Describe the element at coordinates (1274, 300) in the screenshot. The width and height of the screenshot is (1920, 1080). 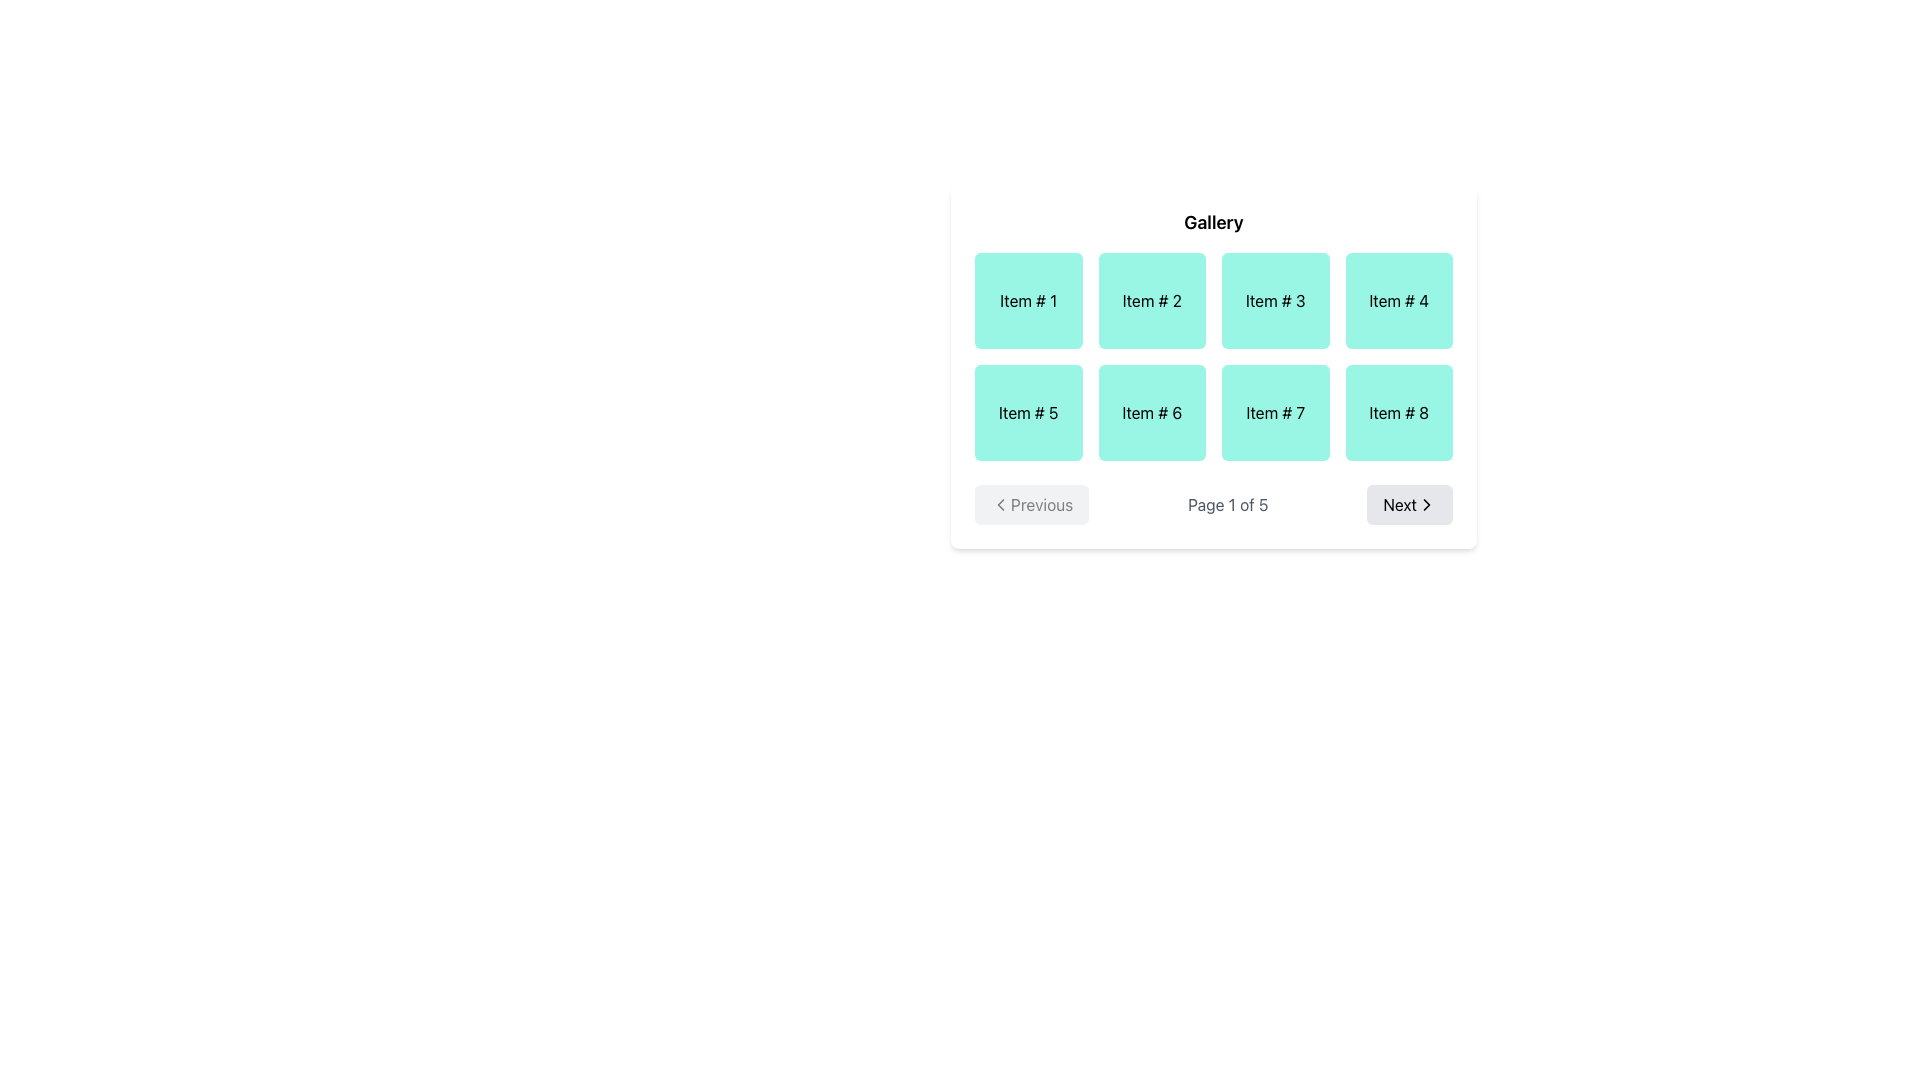
I see `the grid cell displaying 'Item # 3', located in the first row and third column of a 4x2 grid layout` at that location.